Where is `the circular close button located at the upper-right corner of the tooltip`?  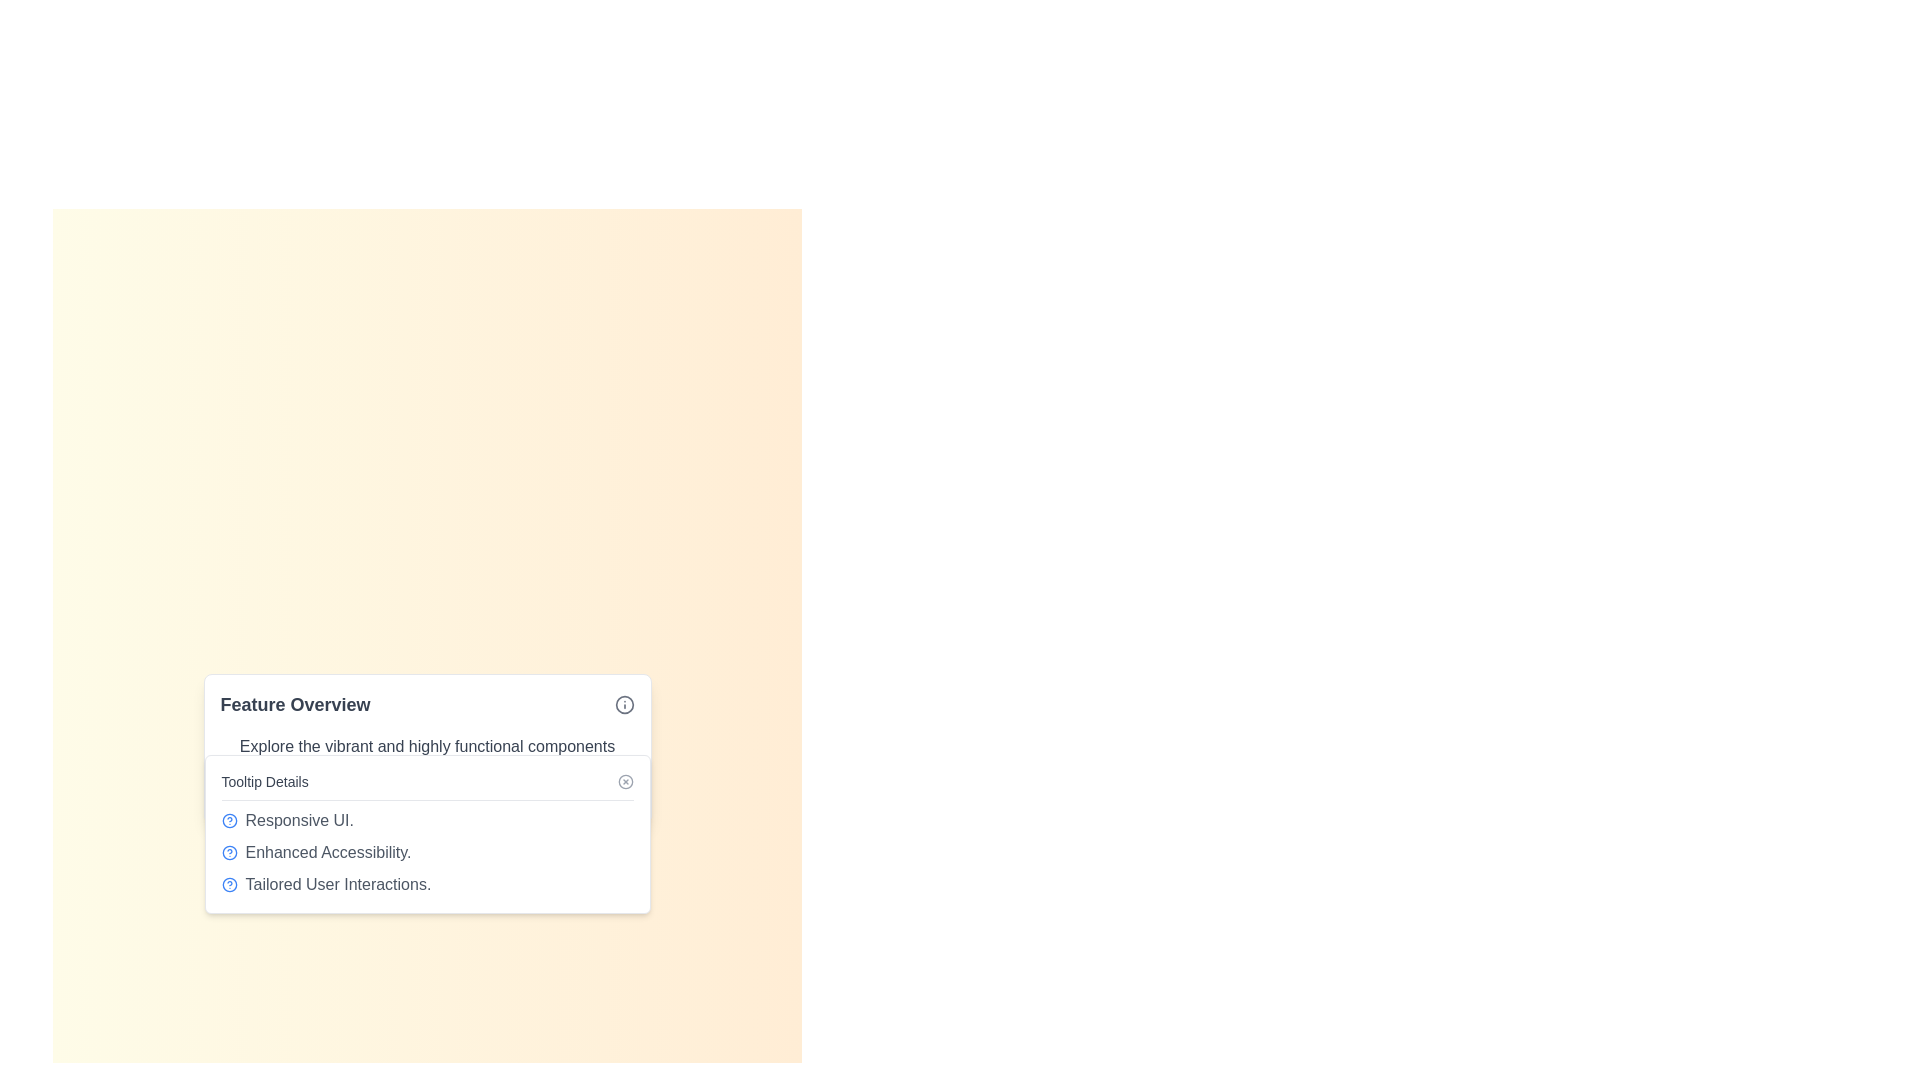 the circular close button located at the upper-right corner of the tooltip is located at coordinates (624, 781).